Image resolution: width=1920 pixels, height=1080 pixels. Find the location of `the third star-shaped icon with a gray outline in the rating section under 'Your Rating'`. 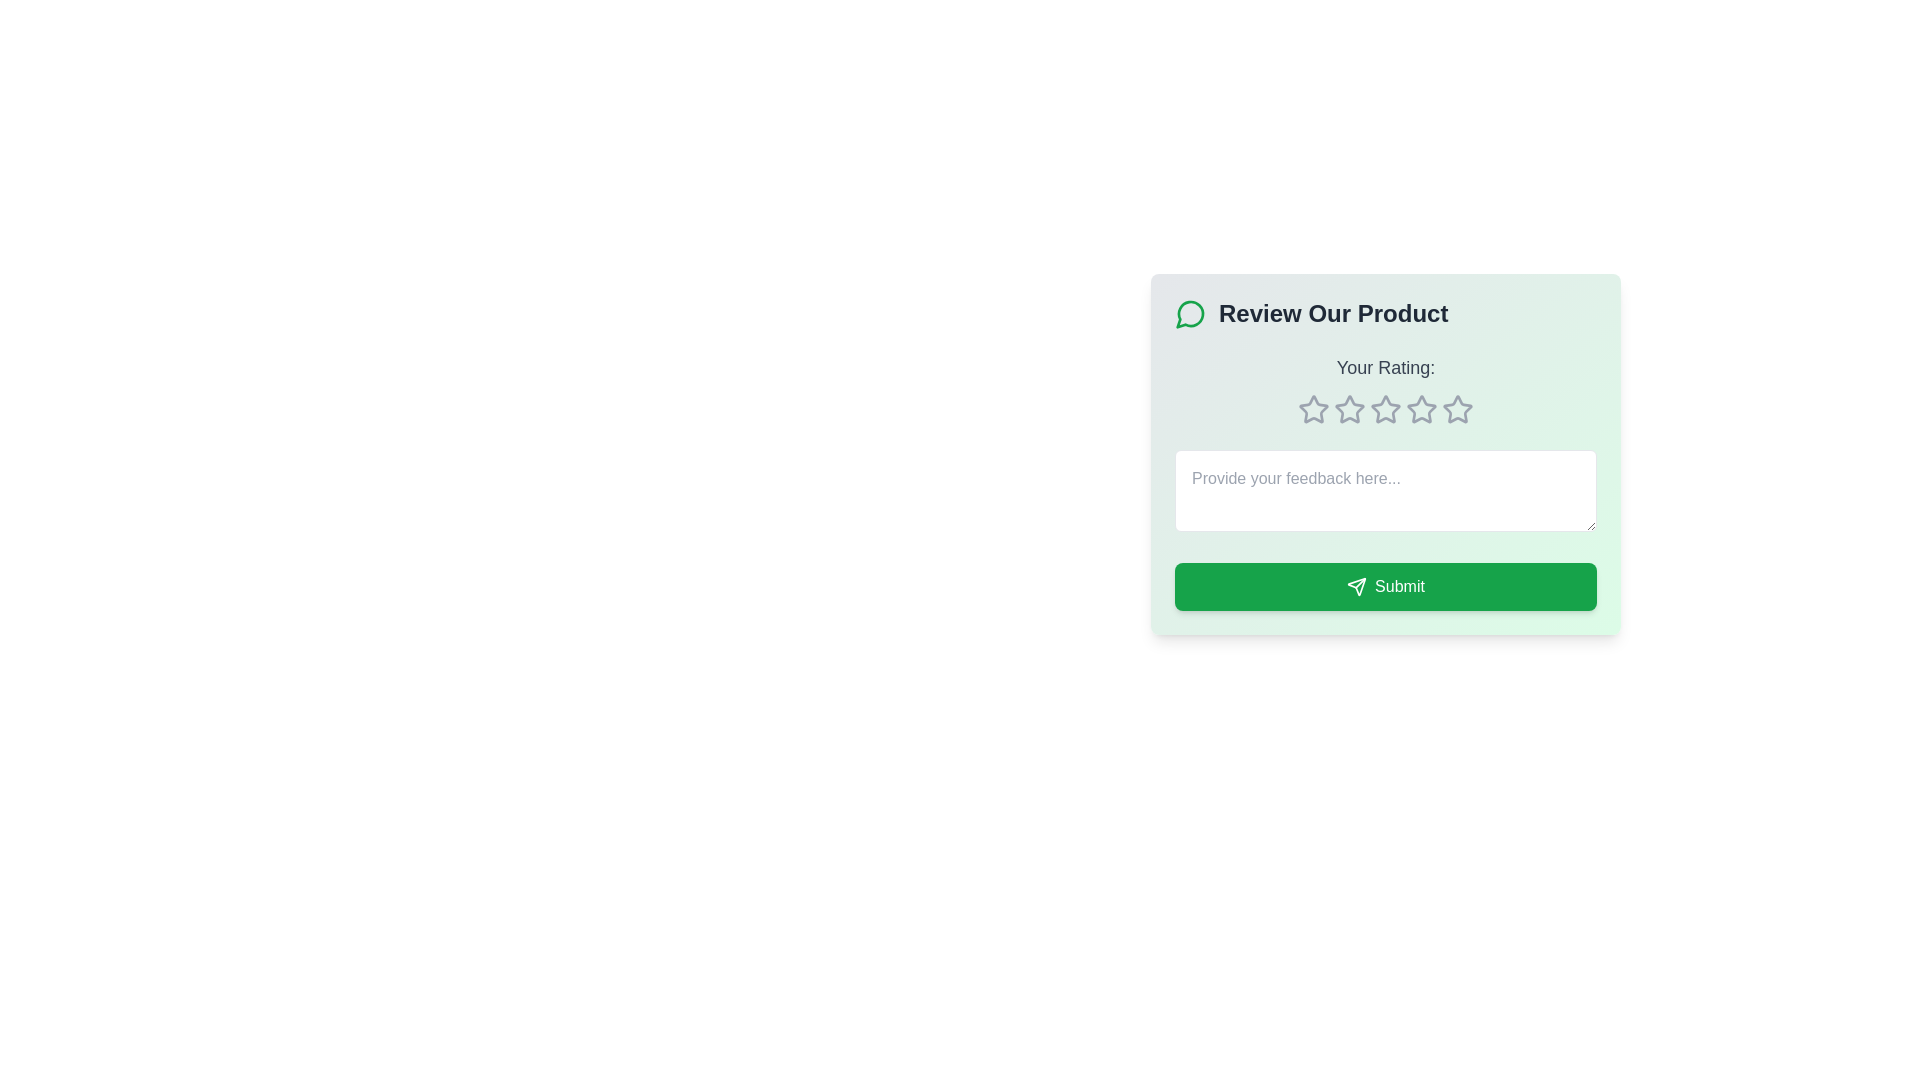

the third star-shaped icon with a gray outline in the rating section under 'Your Rating' is located at coordinates (1420, 408).